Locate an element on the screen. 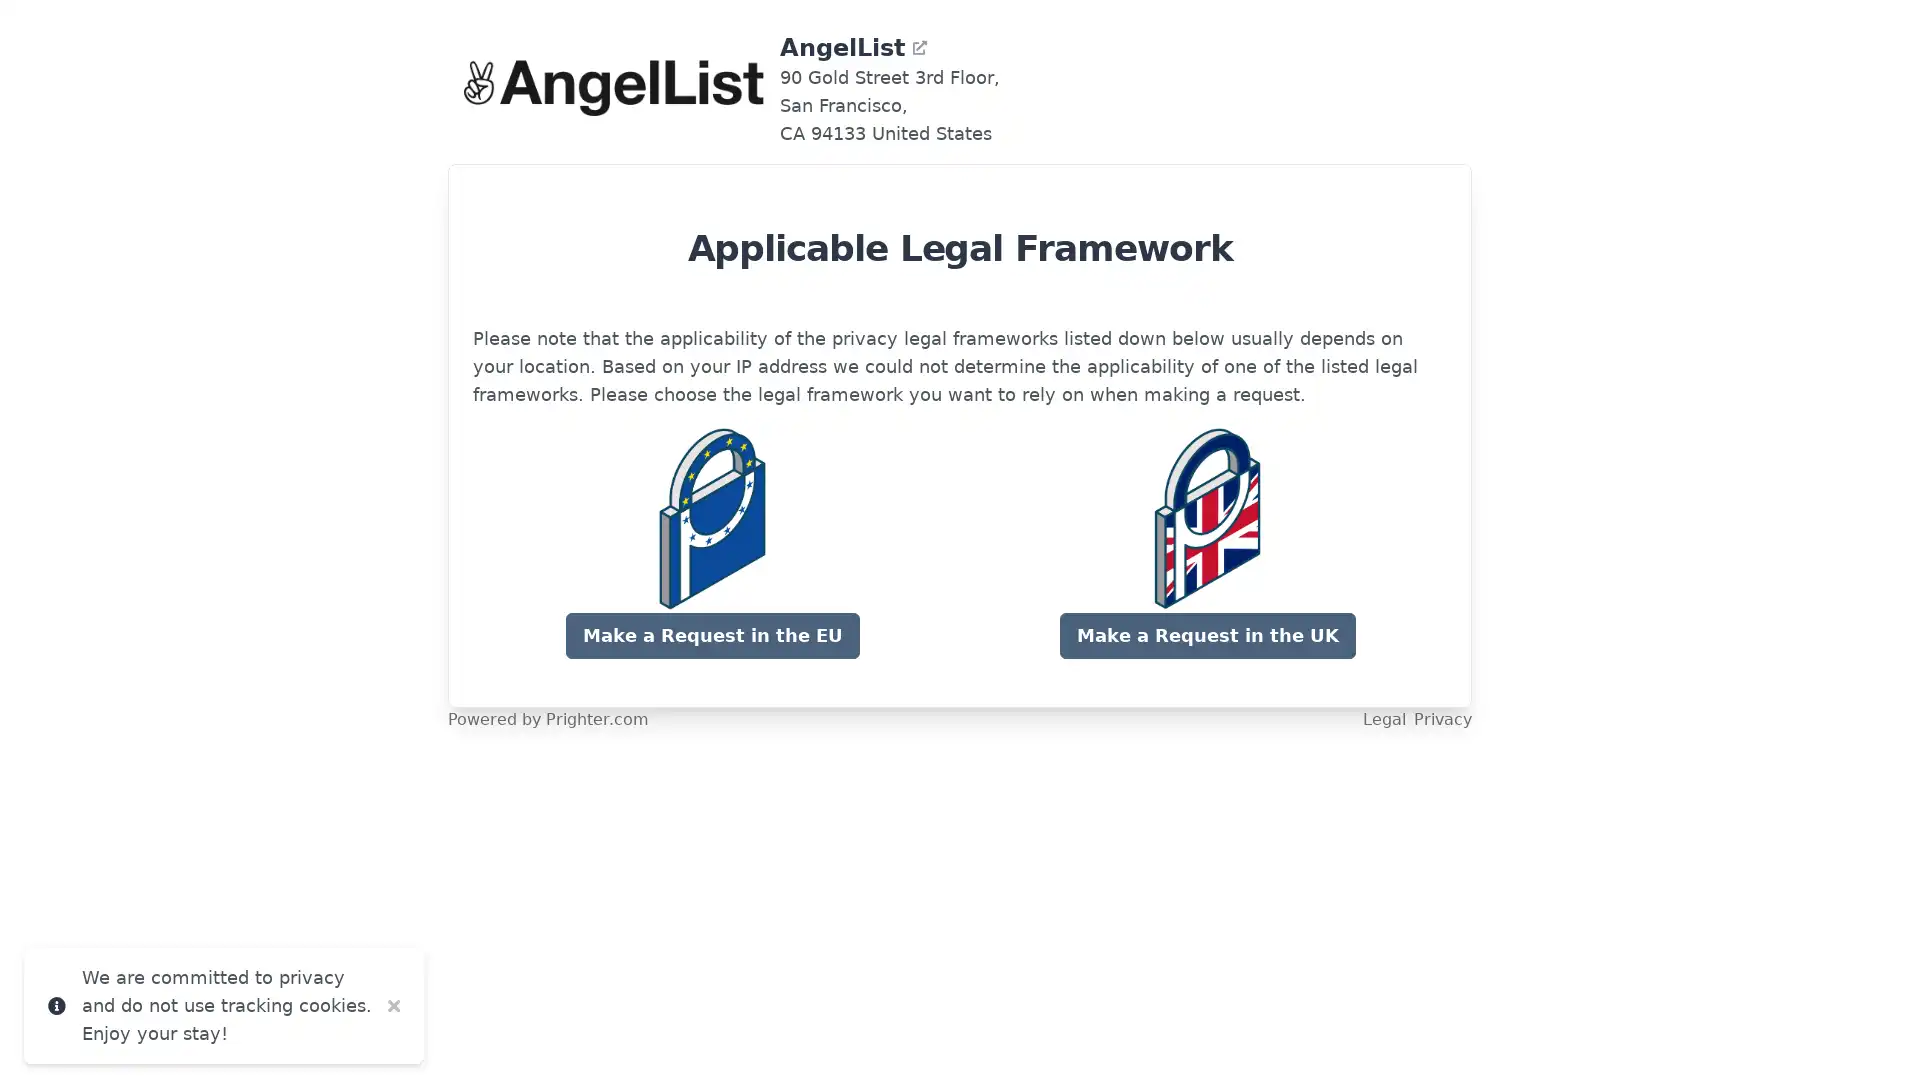 This screenshot has width=1920, height=1080. Make a Request in the UK is located at coordinates (1205, 635).